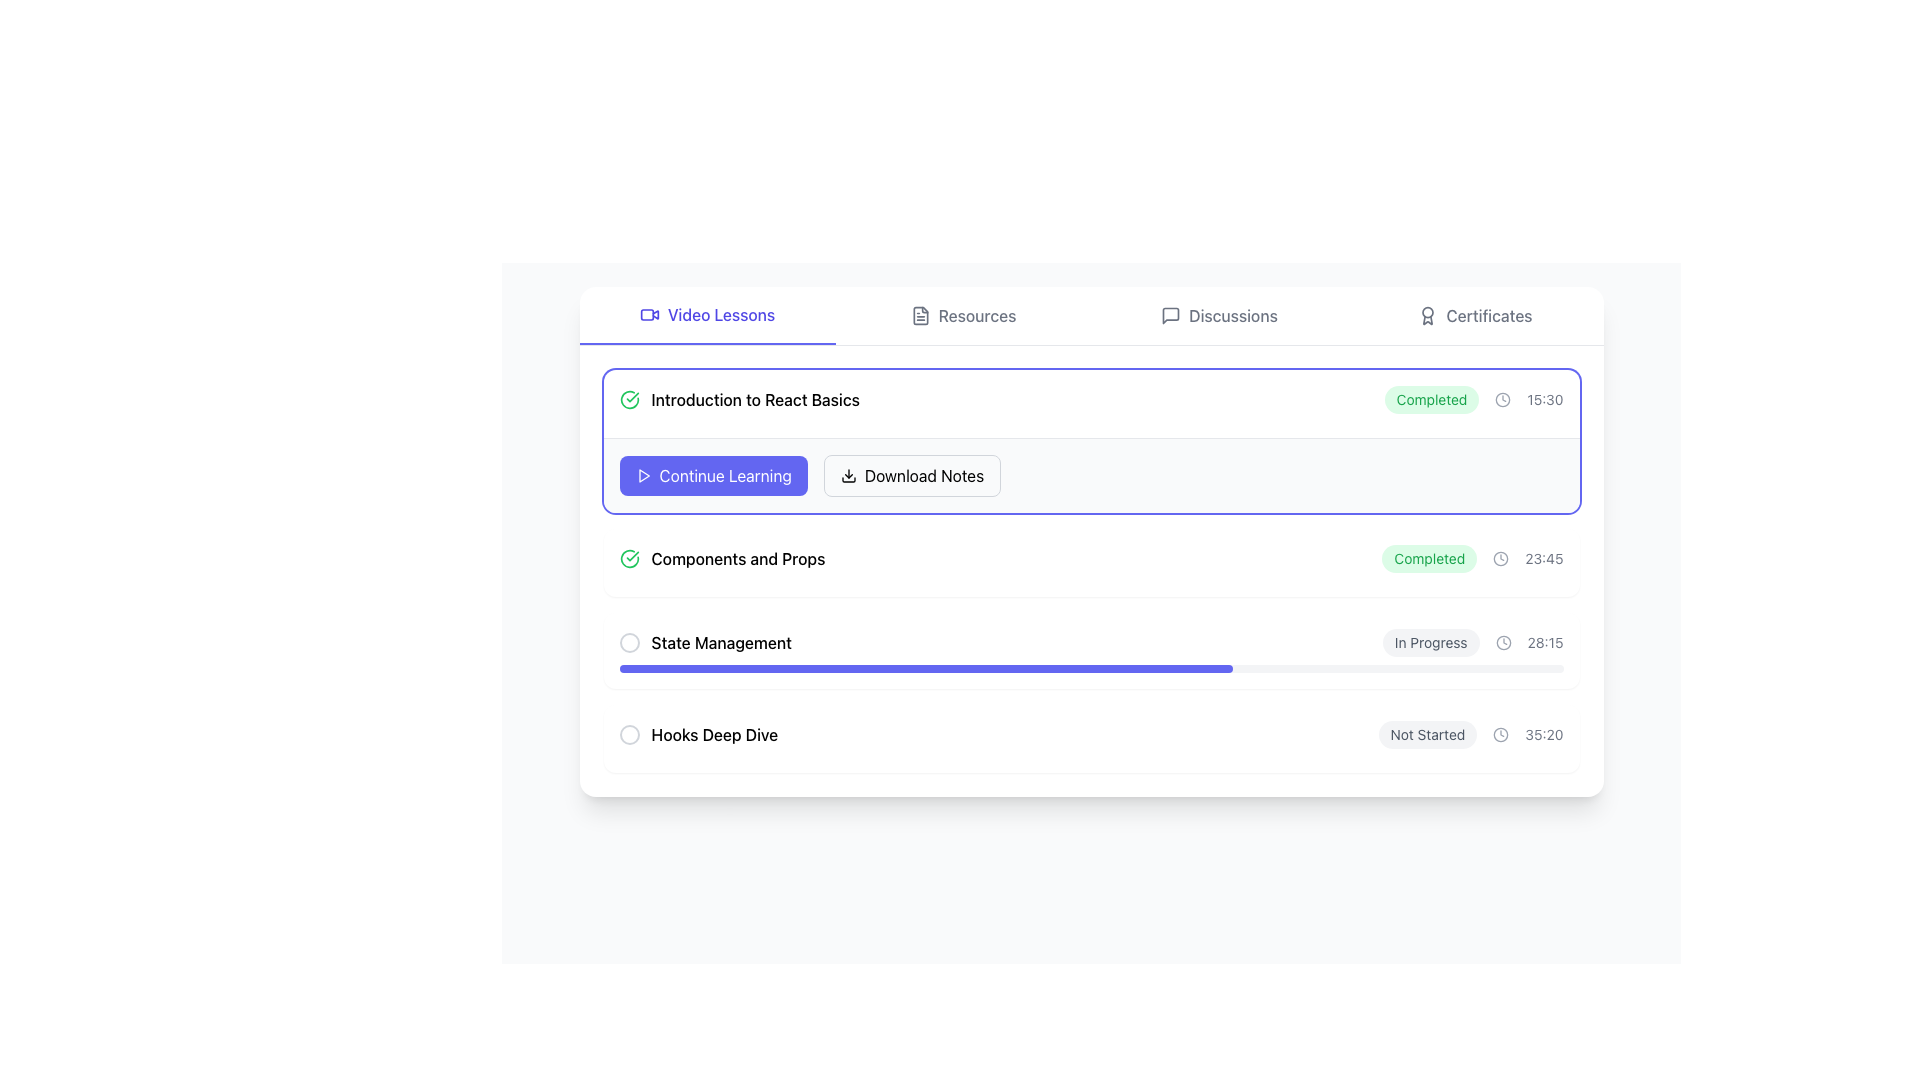 The height and width of the screenshot is (1080, 1920). Describe the element at coordinates (1543, 559) in the screenshot. I see `the timestamp text element located at the bottom of the list component, adjacent to a 'Completed' label and a clock icon, to check the completion time` at that location.